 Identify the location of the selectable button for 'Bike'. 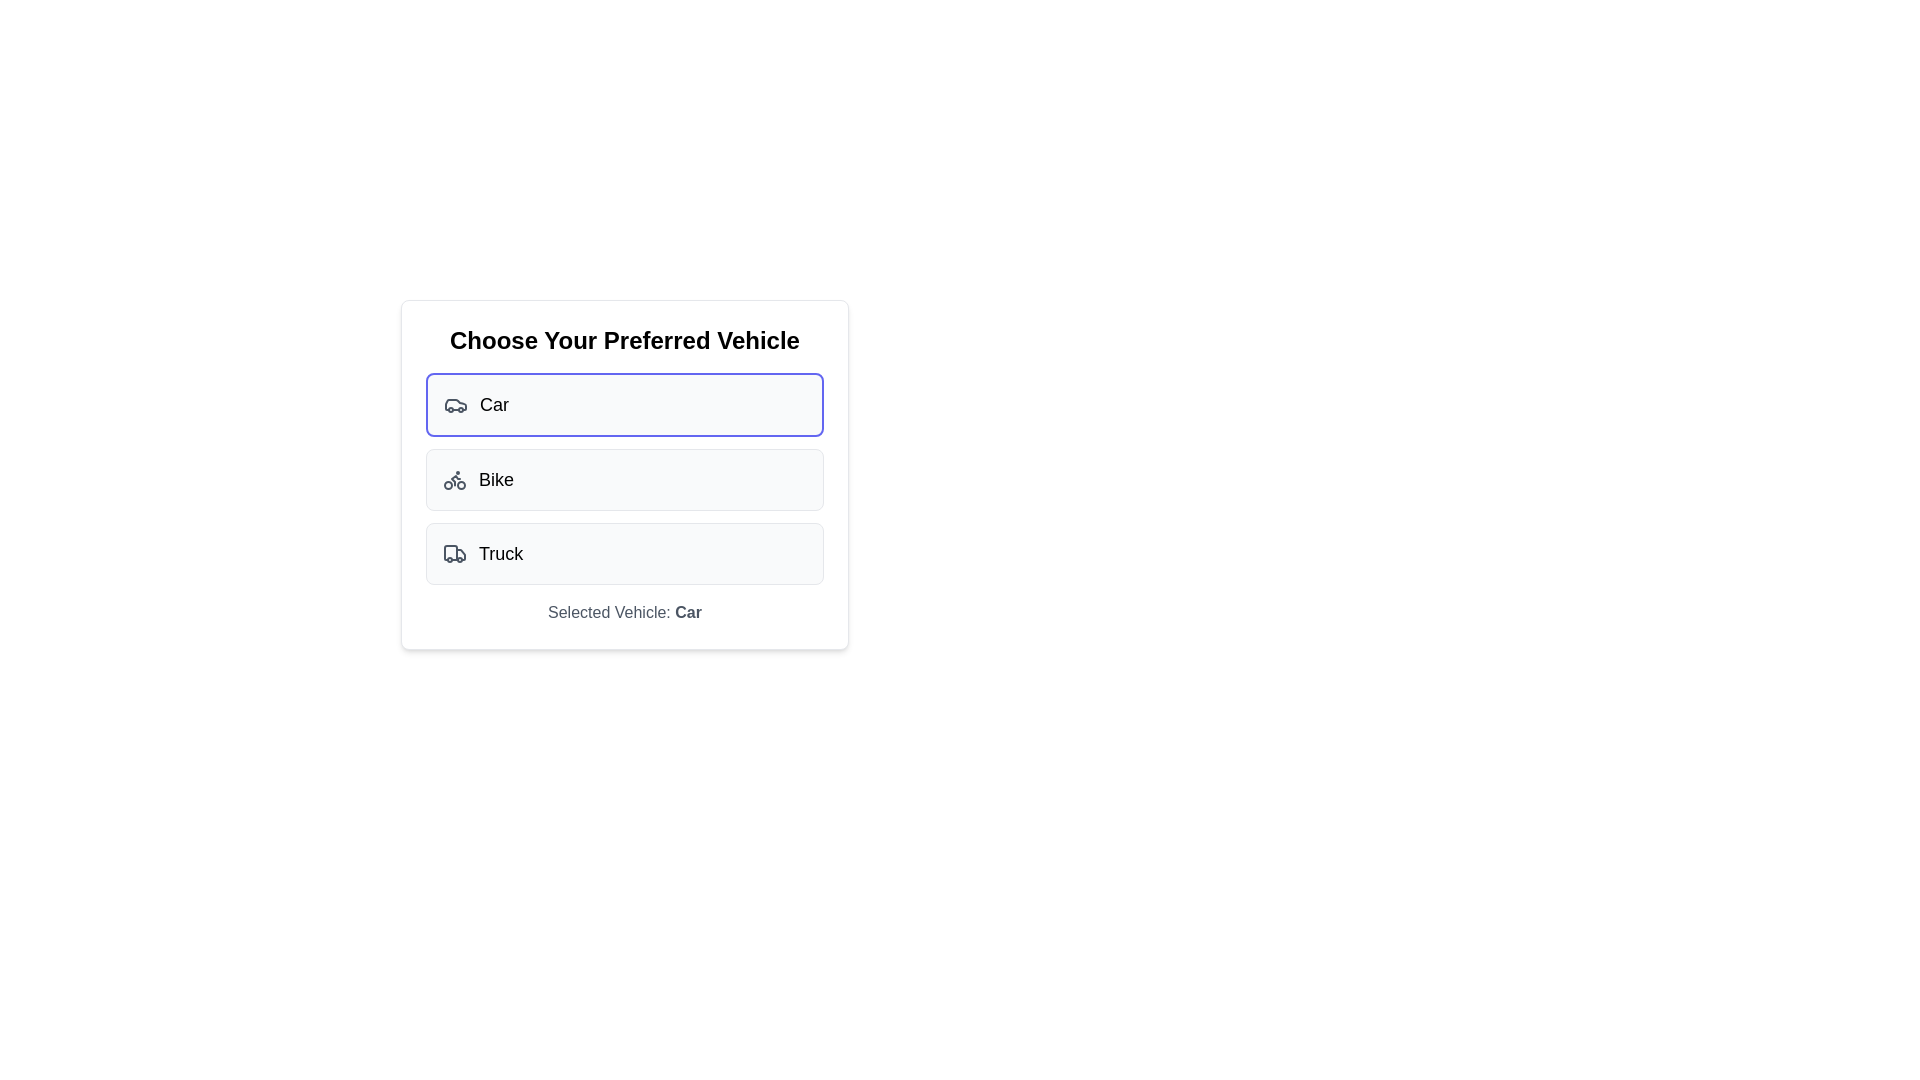
(623, 478).